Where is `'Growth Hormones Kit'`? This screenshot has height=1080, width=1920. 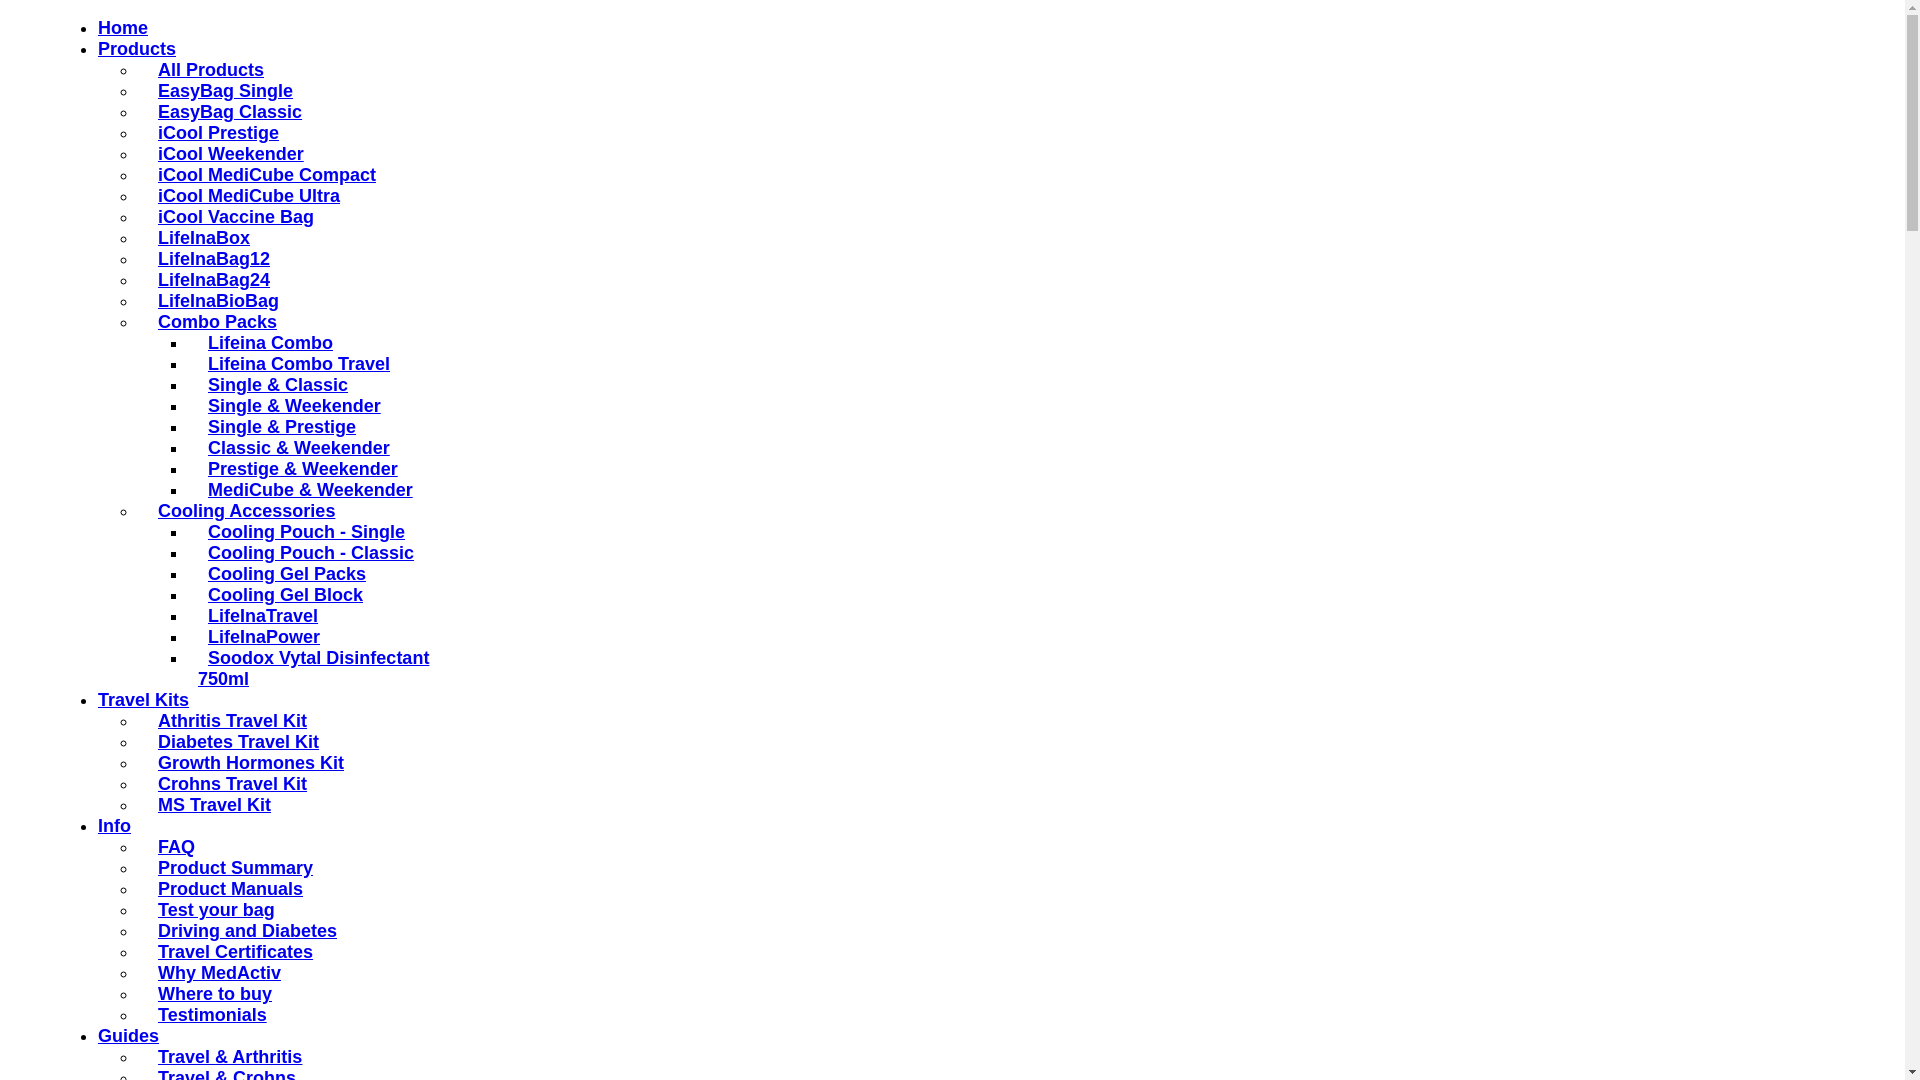 'Growth Hormones Kit' is located at coordinates (244, 763).